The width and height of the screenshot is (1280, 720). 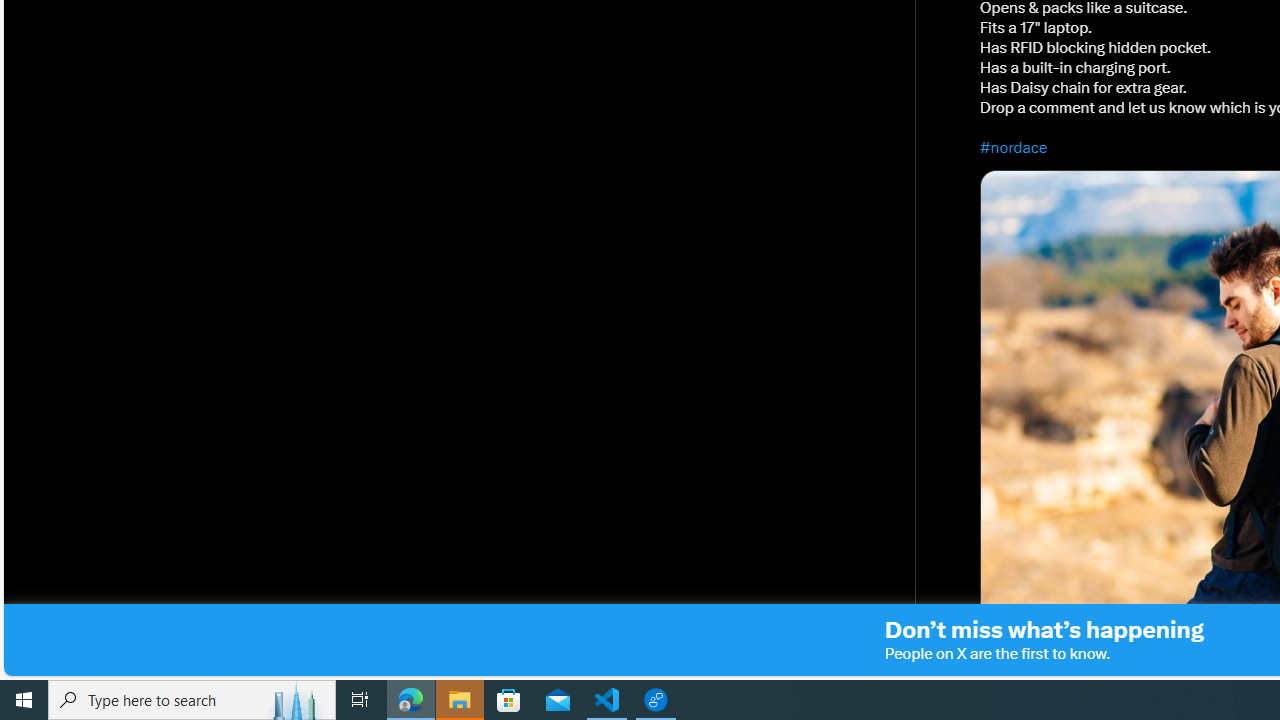 I want to click on '#nordace', so click(x=1014, y=146).